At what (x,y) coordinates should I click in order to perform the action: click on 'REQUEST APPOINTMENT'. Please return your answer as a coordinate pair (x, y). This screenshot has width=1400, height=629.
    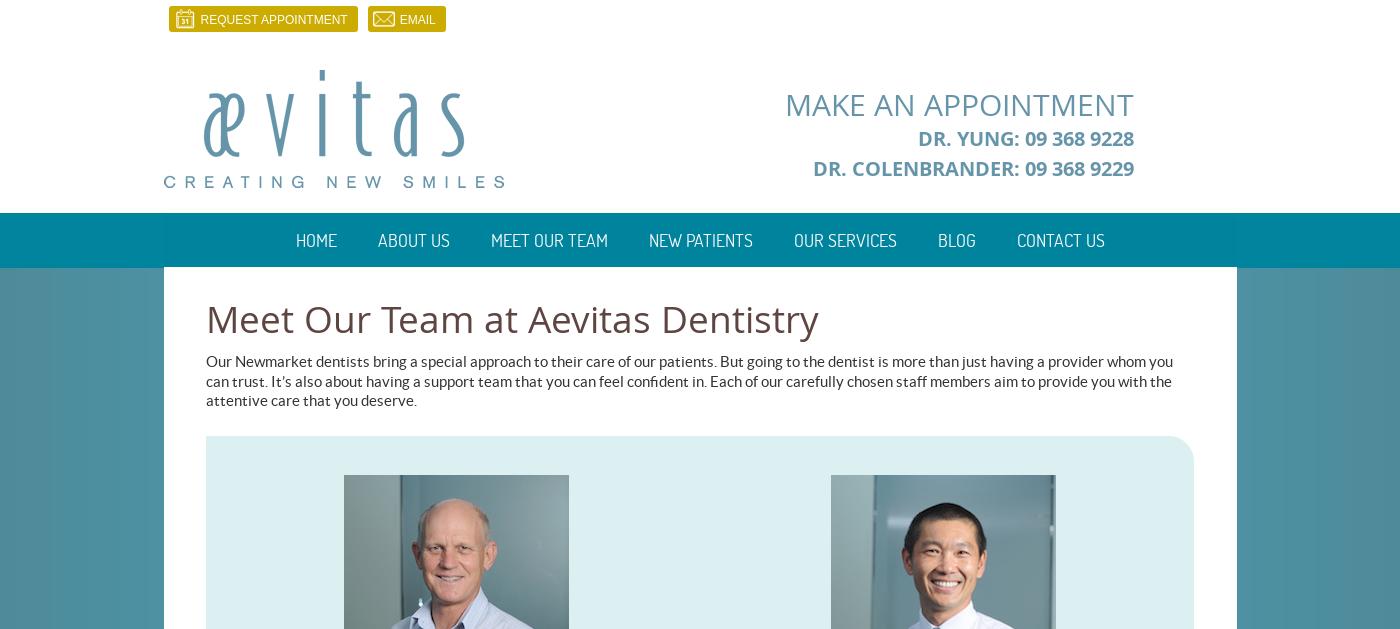
    Looking at the image, I should click on (273, 19).